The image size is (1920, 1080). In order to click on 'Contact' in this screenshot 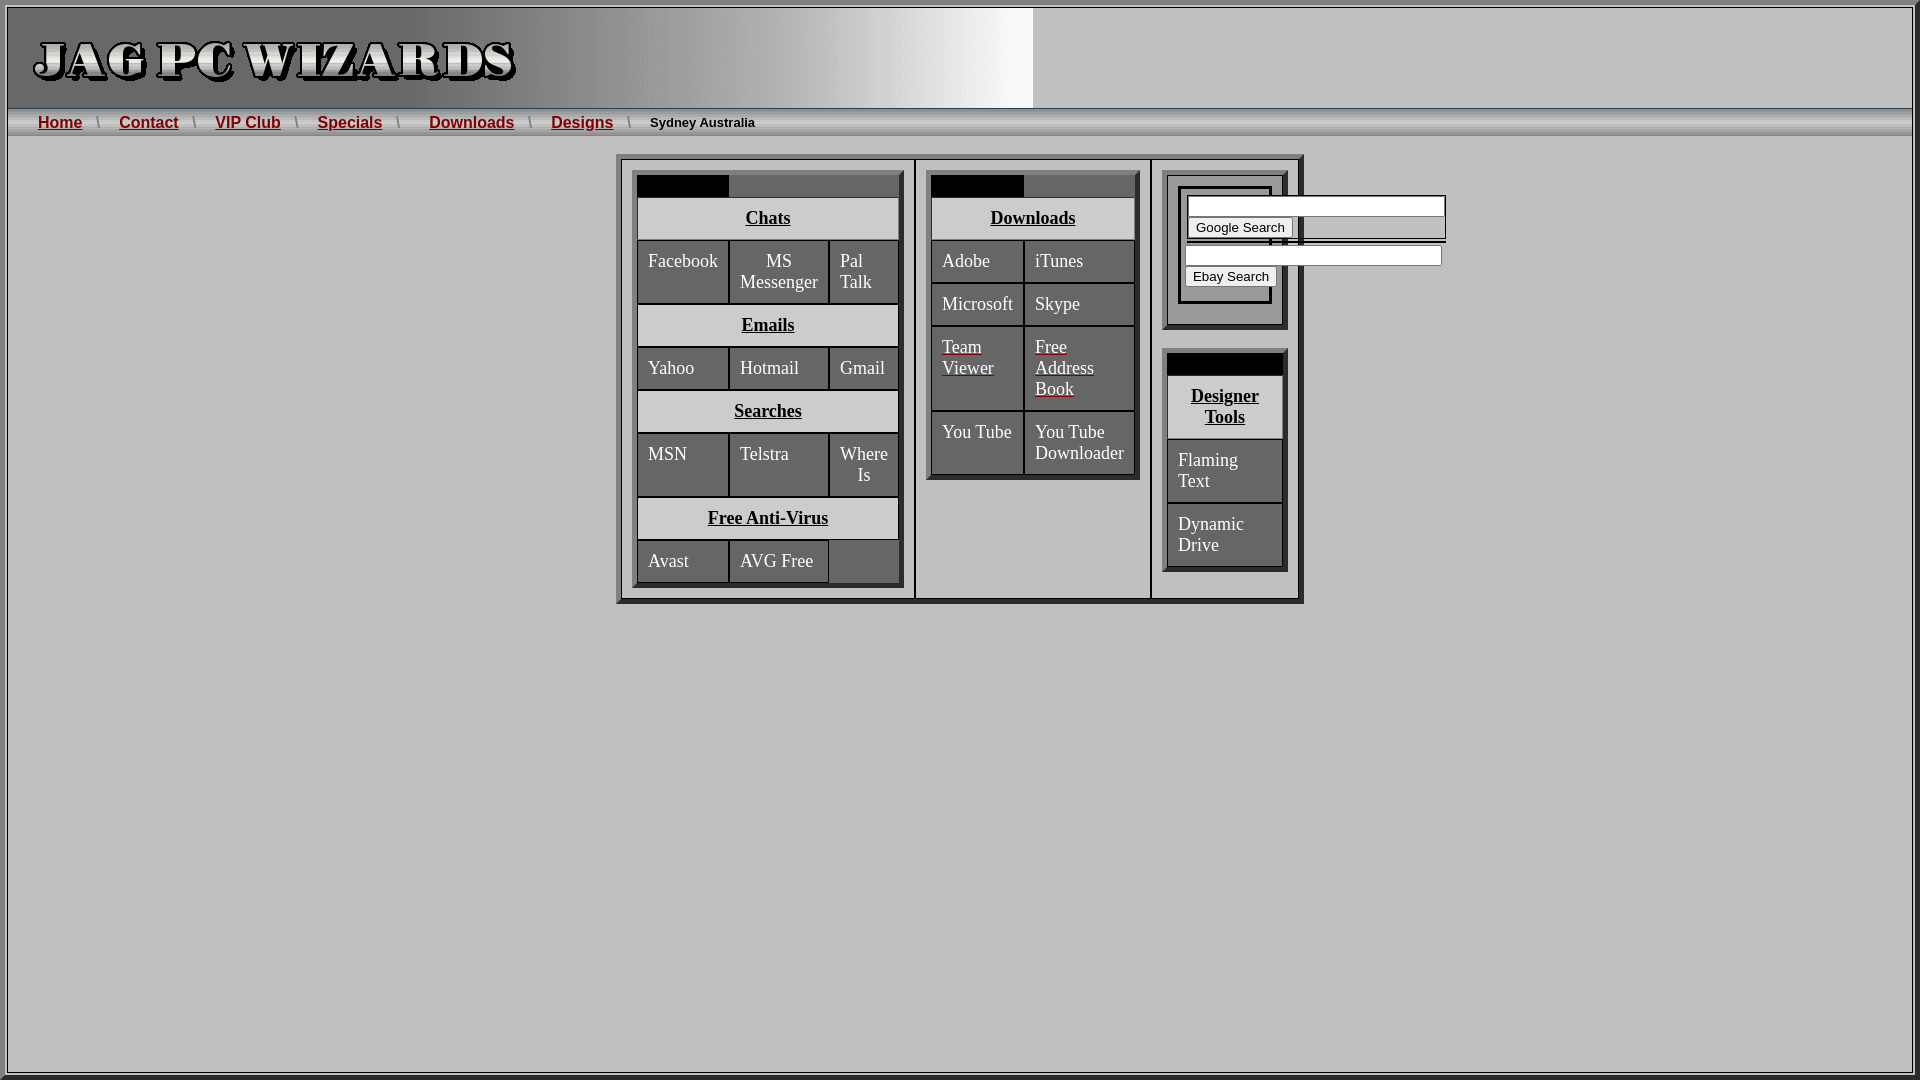, I will do `click(147, 122)`.